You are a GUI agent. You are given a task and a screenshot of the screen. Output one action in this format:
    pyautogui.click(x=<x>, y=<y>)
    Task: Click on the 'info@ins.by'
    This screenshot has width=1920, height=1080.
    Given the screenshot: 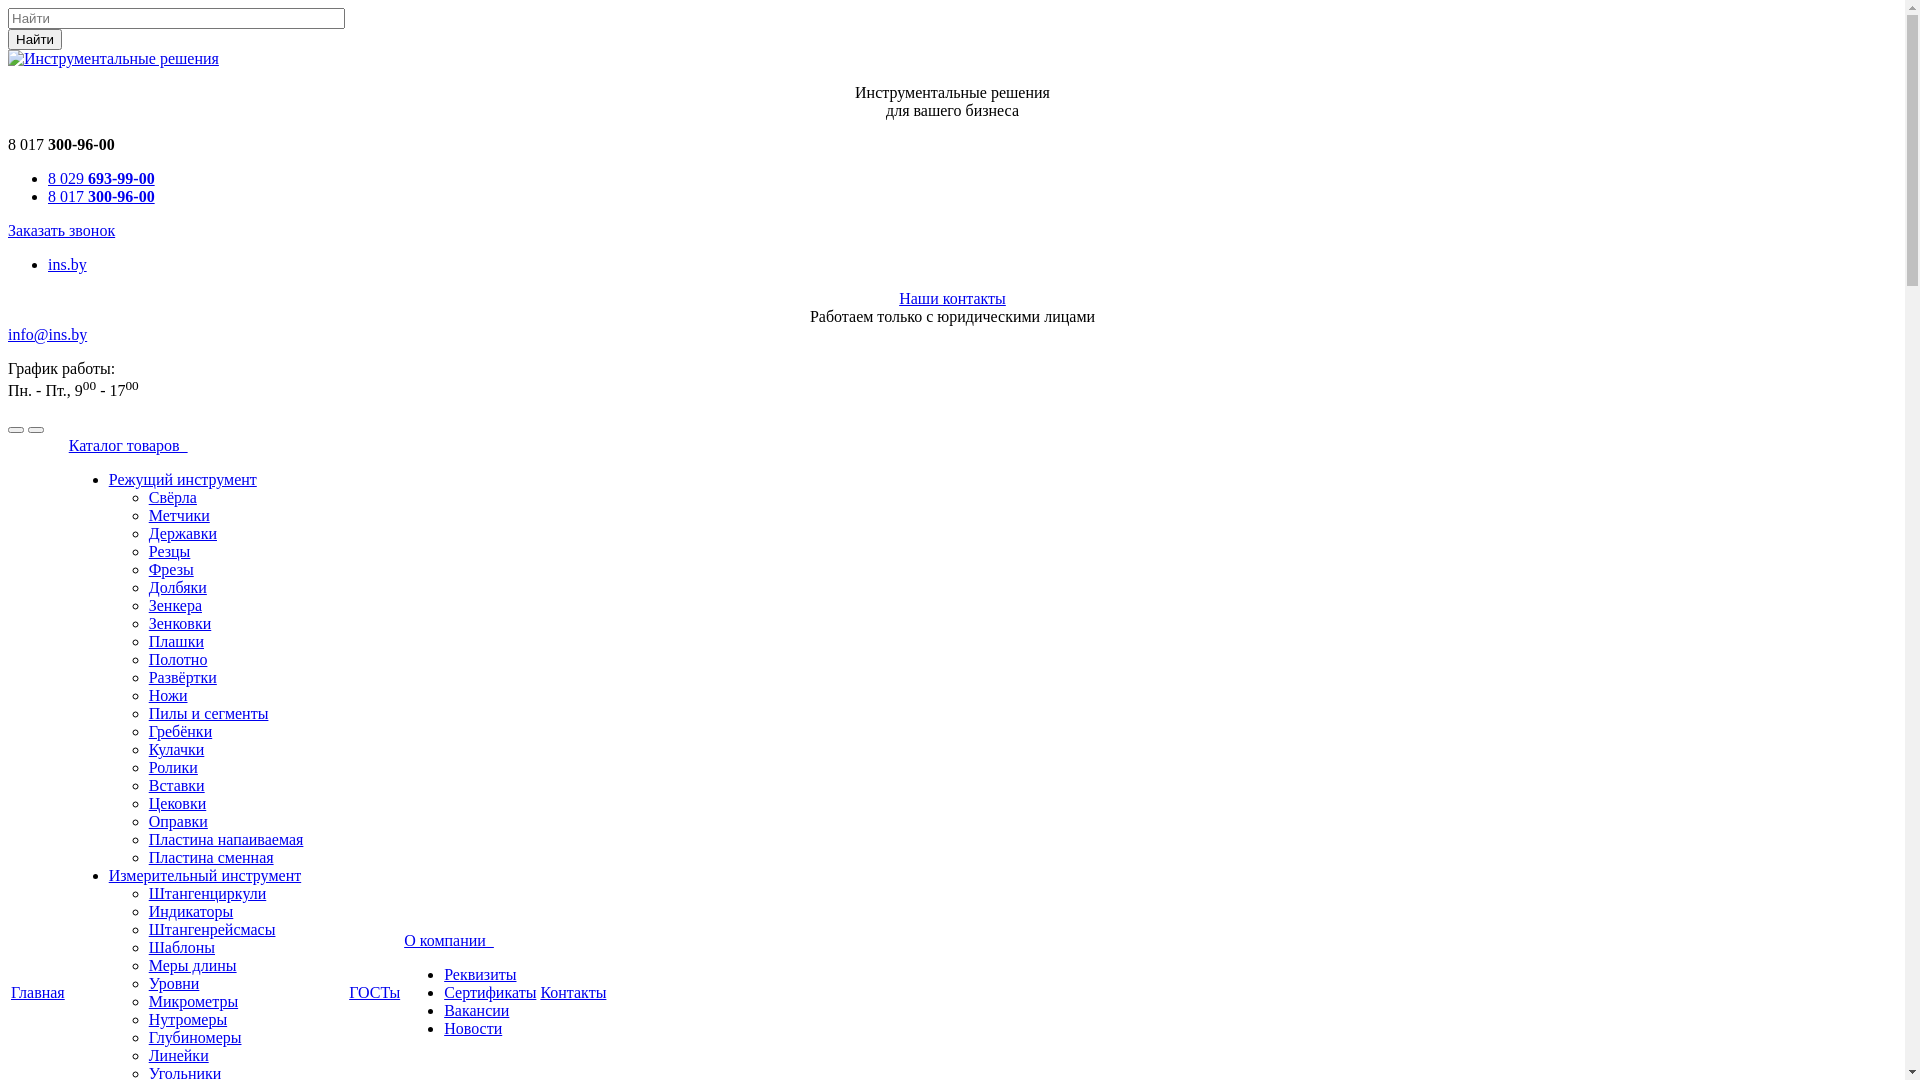 What is the action you would take?
    pyautogui.click(x=47, y=333)
    